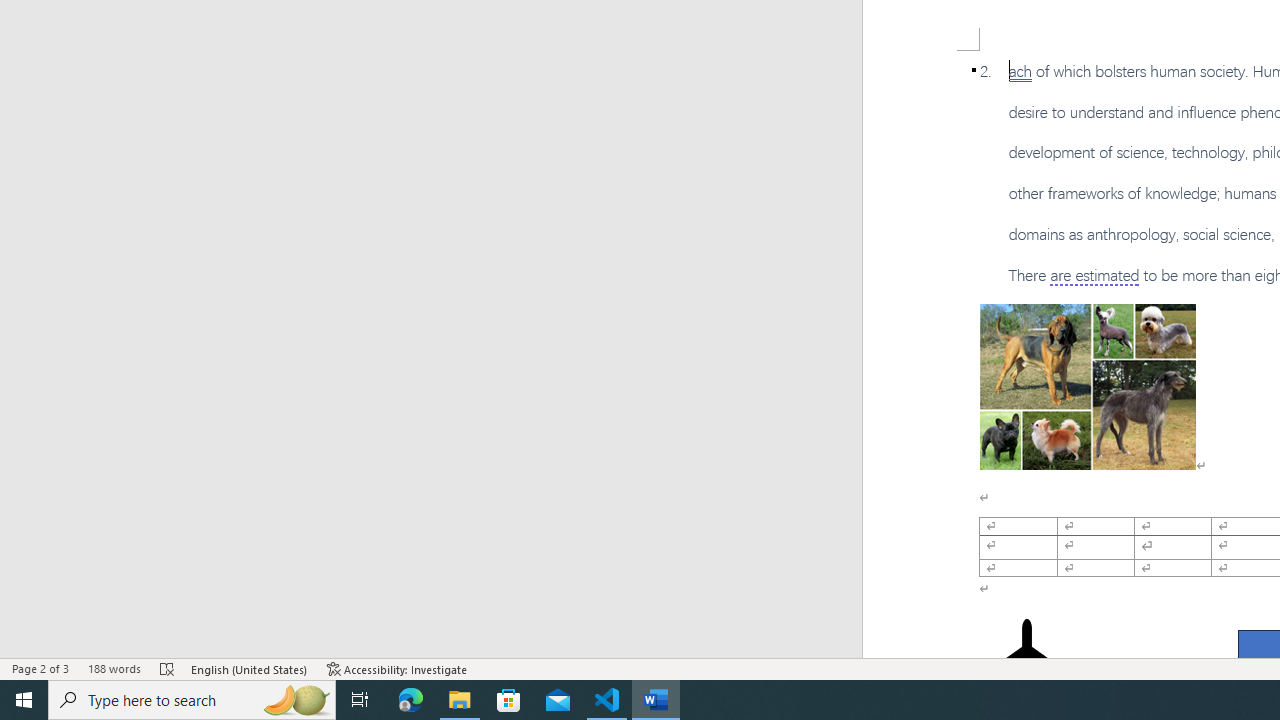 The image size is (1280, 720). Describe the element at coordinates (1087, 387) in the screenshot. I see `'Morphological variation in six dogs'` at that location.